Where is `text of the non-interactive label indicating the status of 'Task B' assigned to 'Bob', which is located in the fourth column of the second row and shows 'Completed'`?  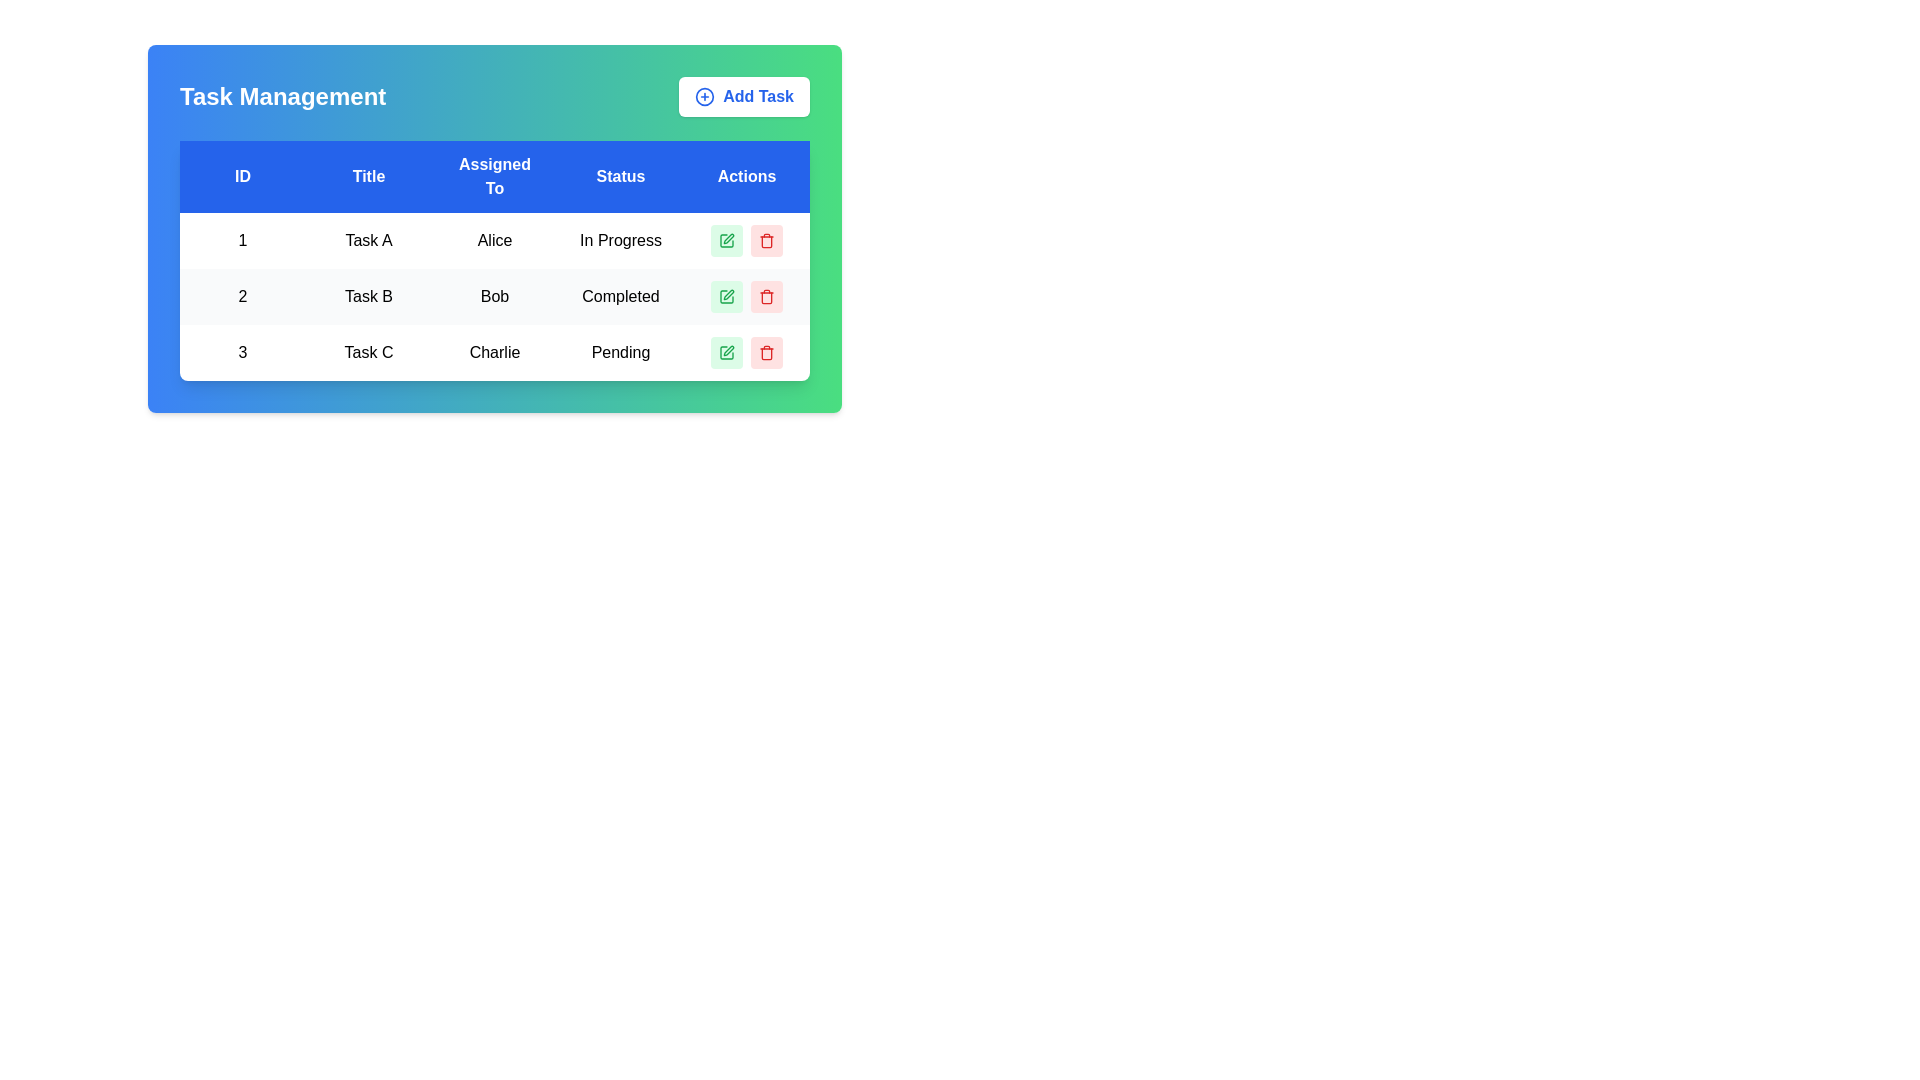
text of the non-interactive label indicating the status of 'Task B' assigned to 'Bob', which is located in the fourth column of the second row and shows 'Completed' is located at coordinates (619, 297).